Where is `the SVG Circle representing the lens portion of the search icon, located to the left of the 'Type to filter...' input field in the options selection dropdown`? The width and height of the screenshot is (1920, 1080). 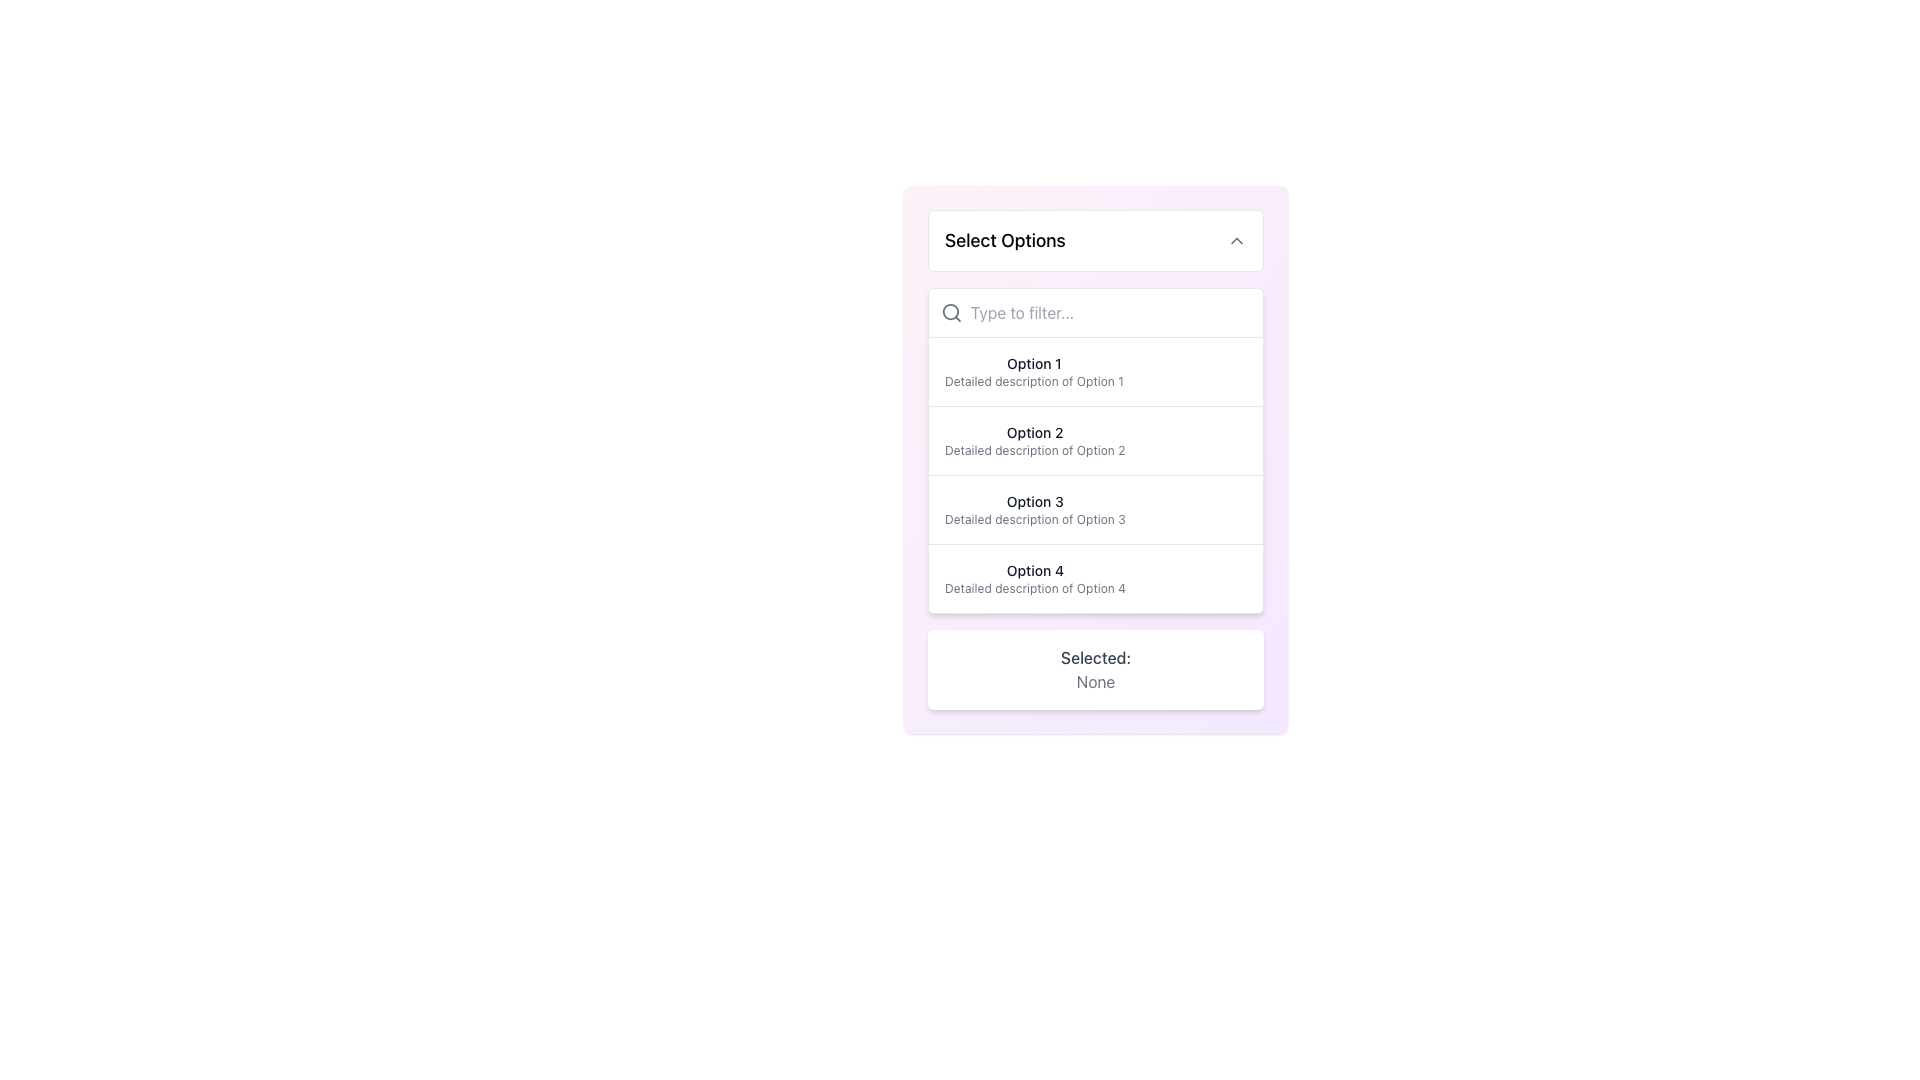
the SVG Circle representing the lens portion of the search icon, located to the left of the 'Type to filter...' input field in the options selection dropdown is located at coordinates (949, 312).